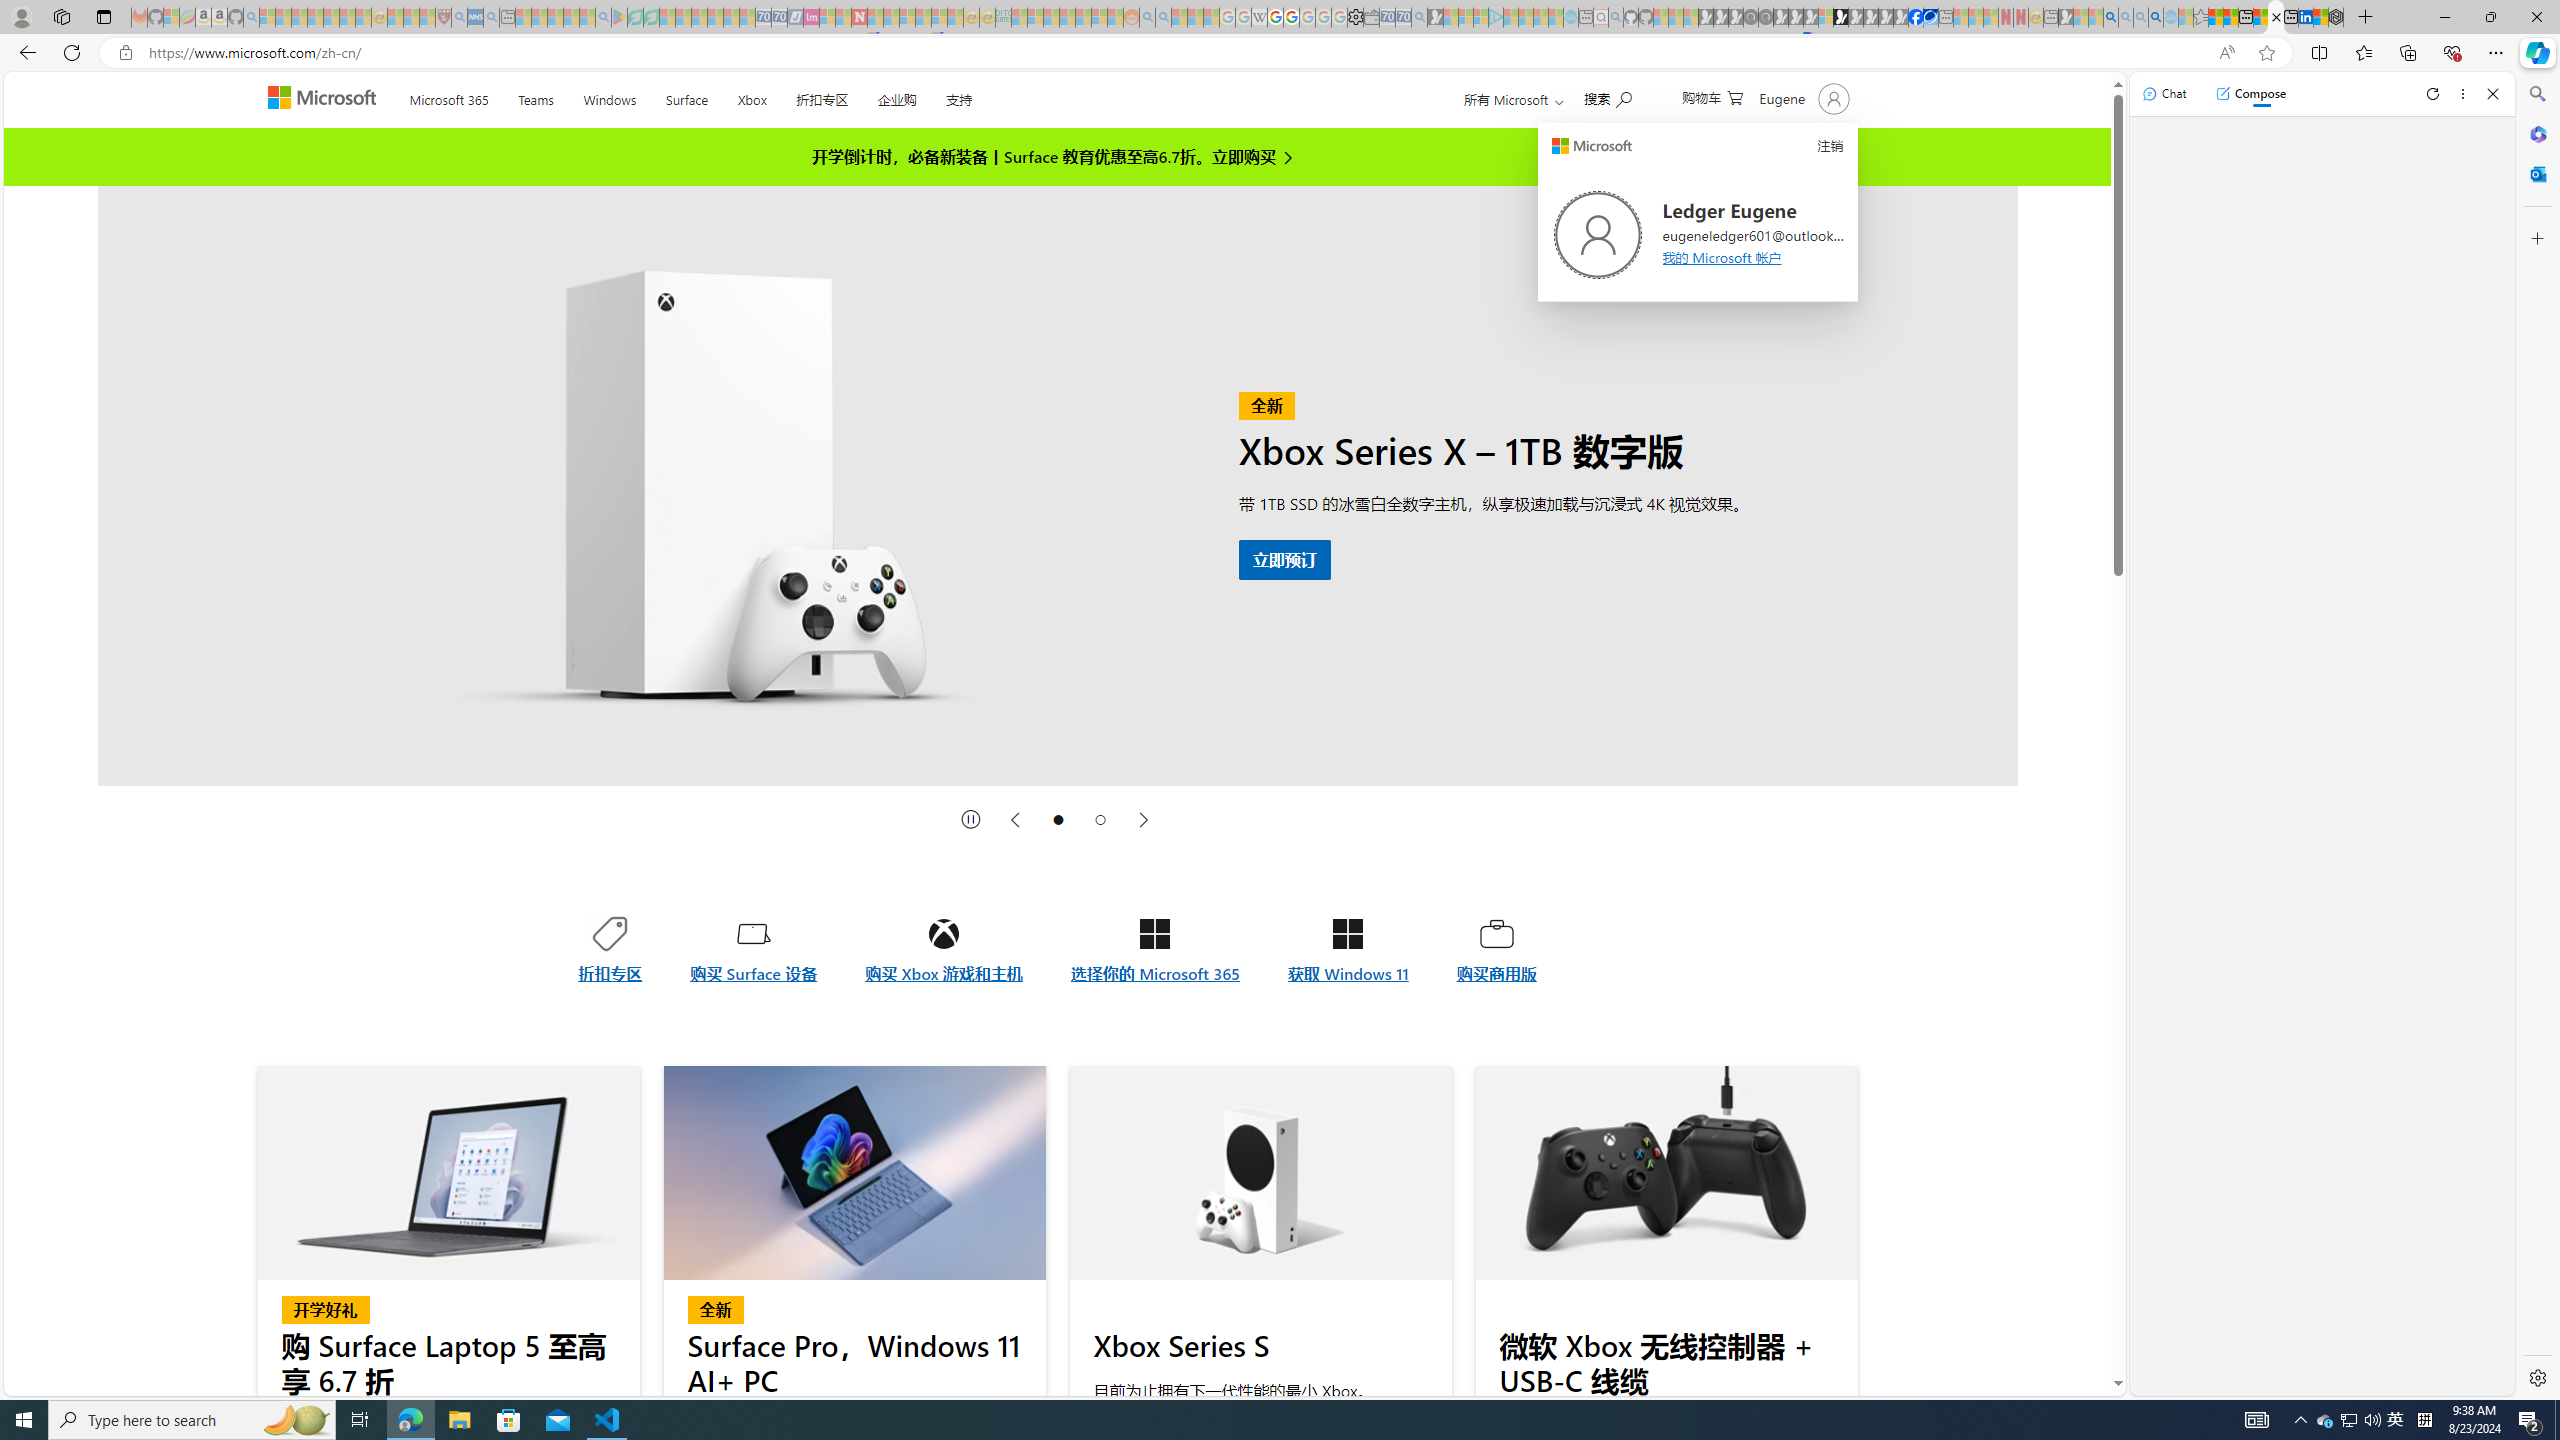 This screenshot has height=1440, width=2560. I want to click on 'Surface', so click(686, 95).